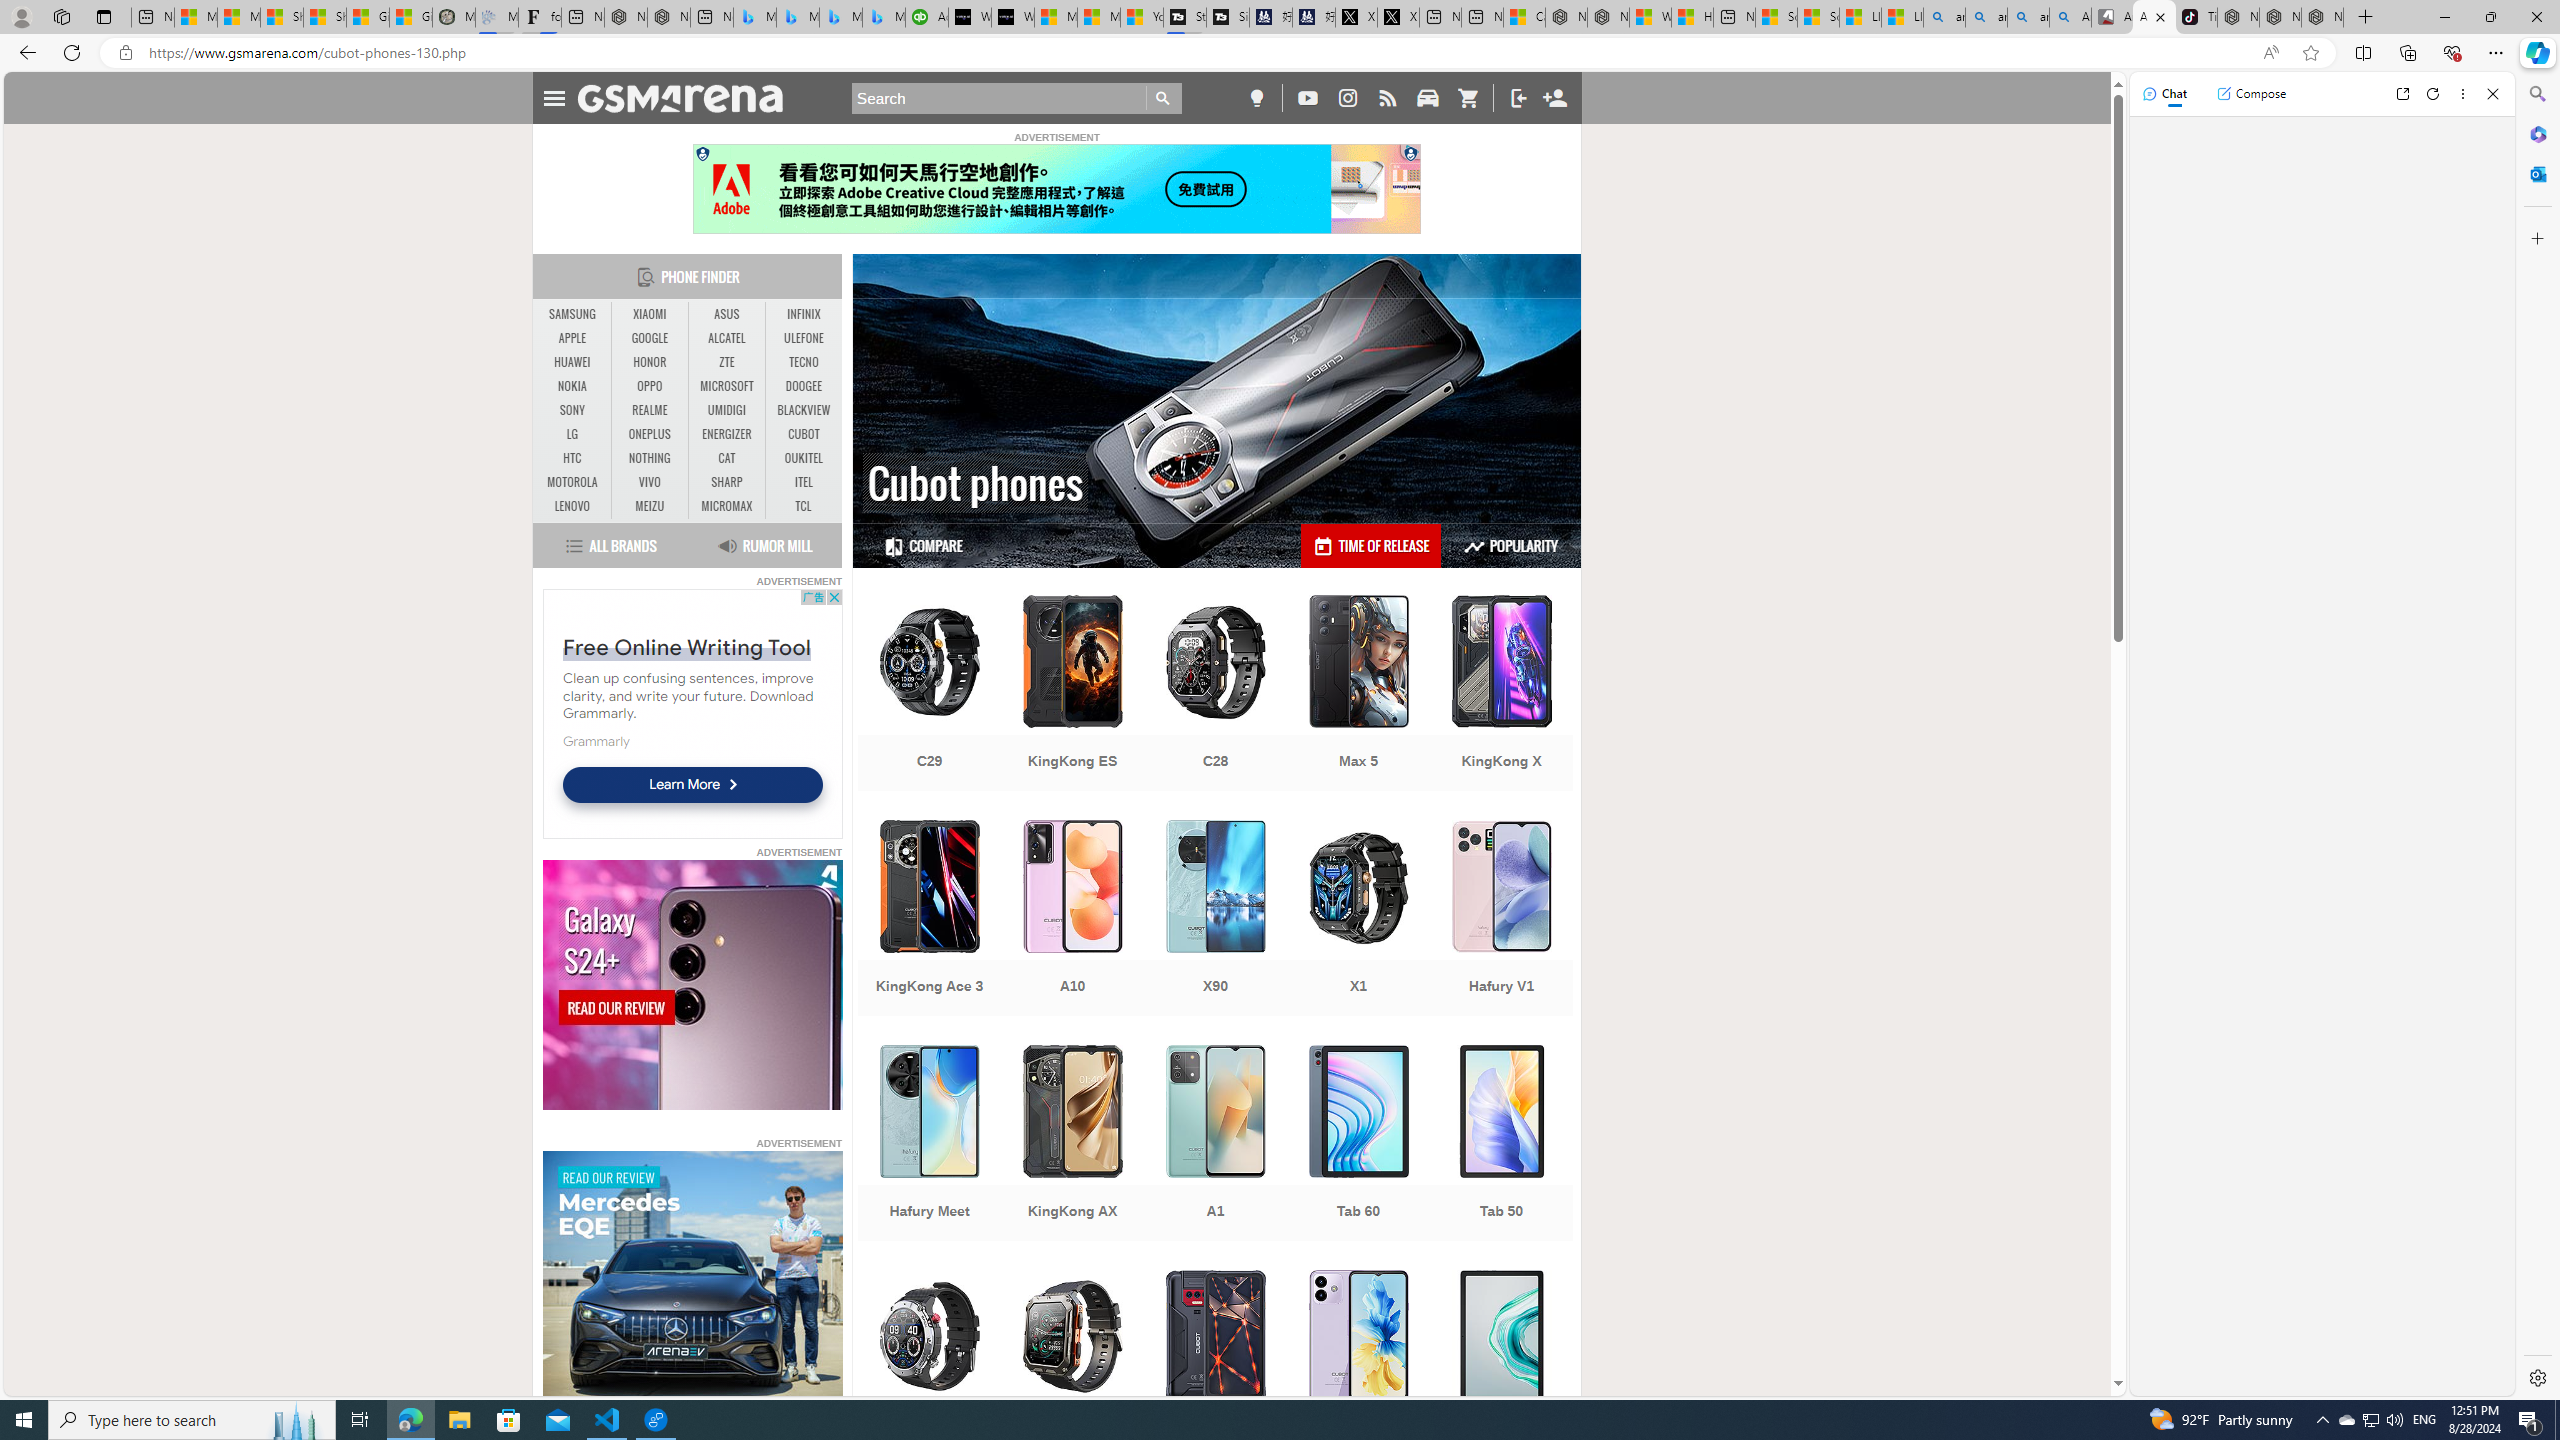 This screenshot has width=2560, height=1440. I want to click on 'KingKong ES', so click(1072, 694).